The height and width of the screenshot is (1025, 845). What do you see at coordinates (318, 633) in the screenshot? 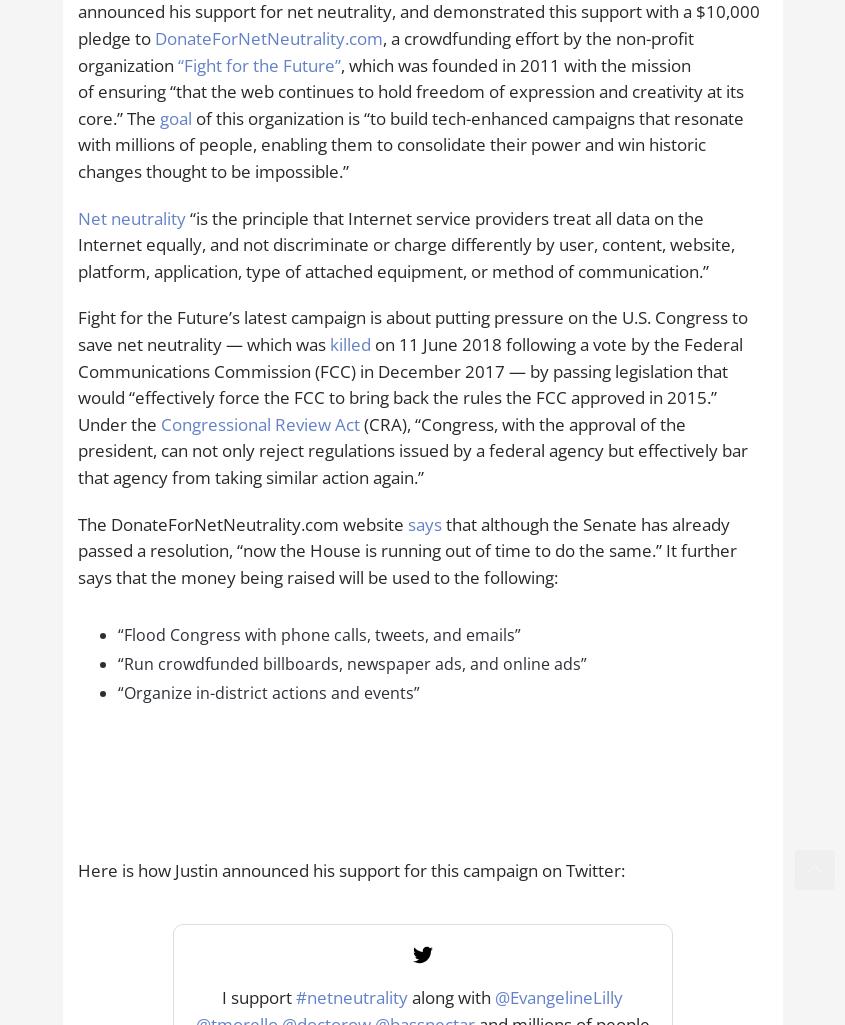
I see `'“Flood Congress with phone calls, tweets, and emails”'` at bounding box center [318, 633].